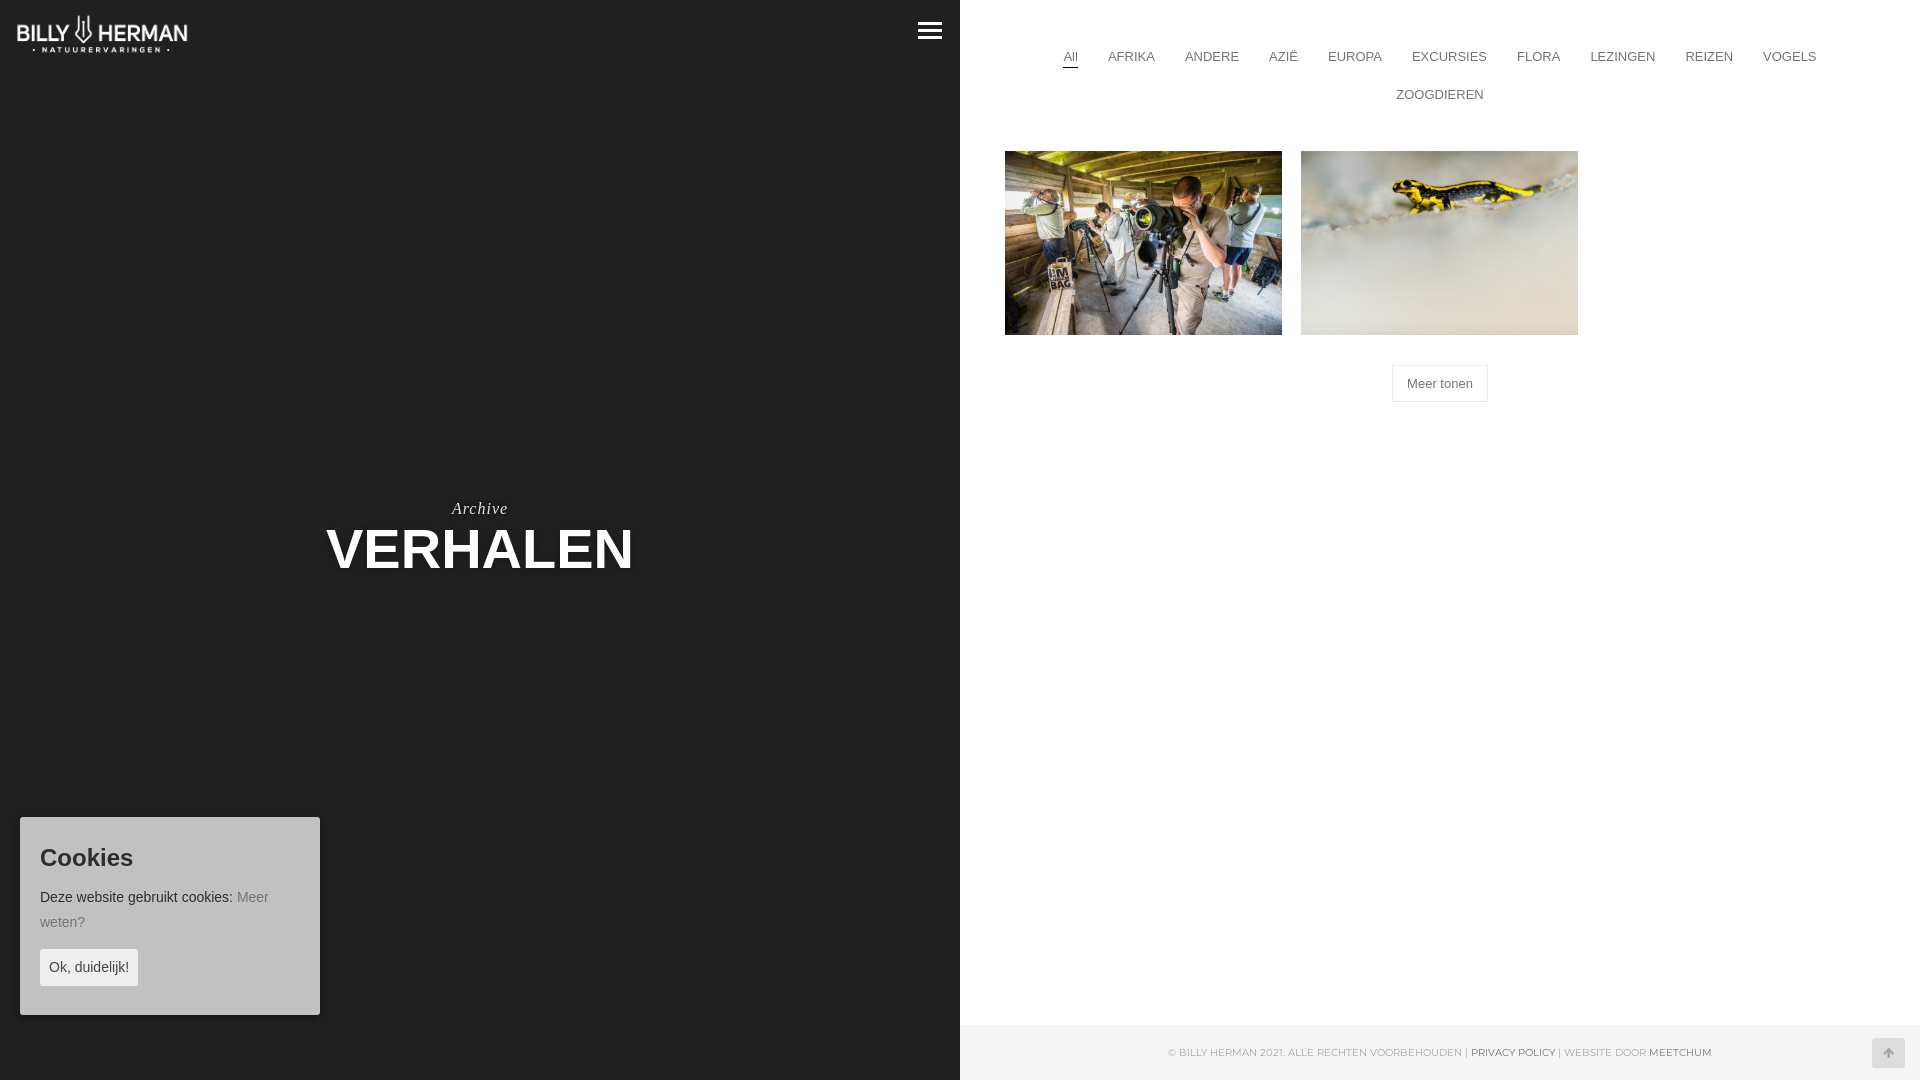 This screenshot has height=1080, width=1920. Describe the element at coordinates (88, 966) in the screenshot. I see `'Ok, duidelijk!'` at that location.